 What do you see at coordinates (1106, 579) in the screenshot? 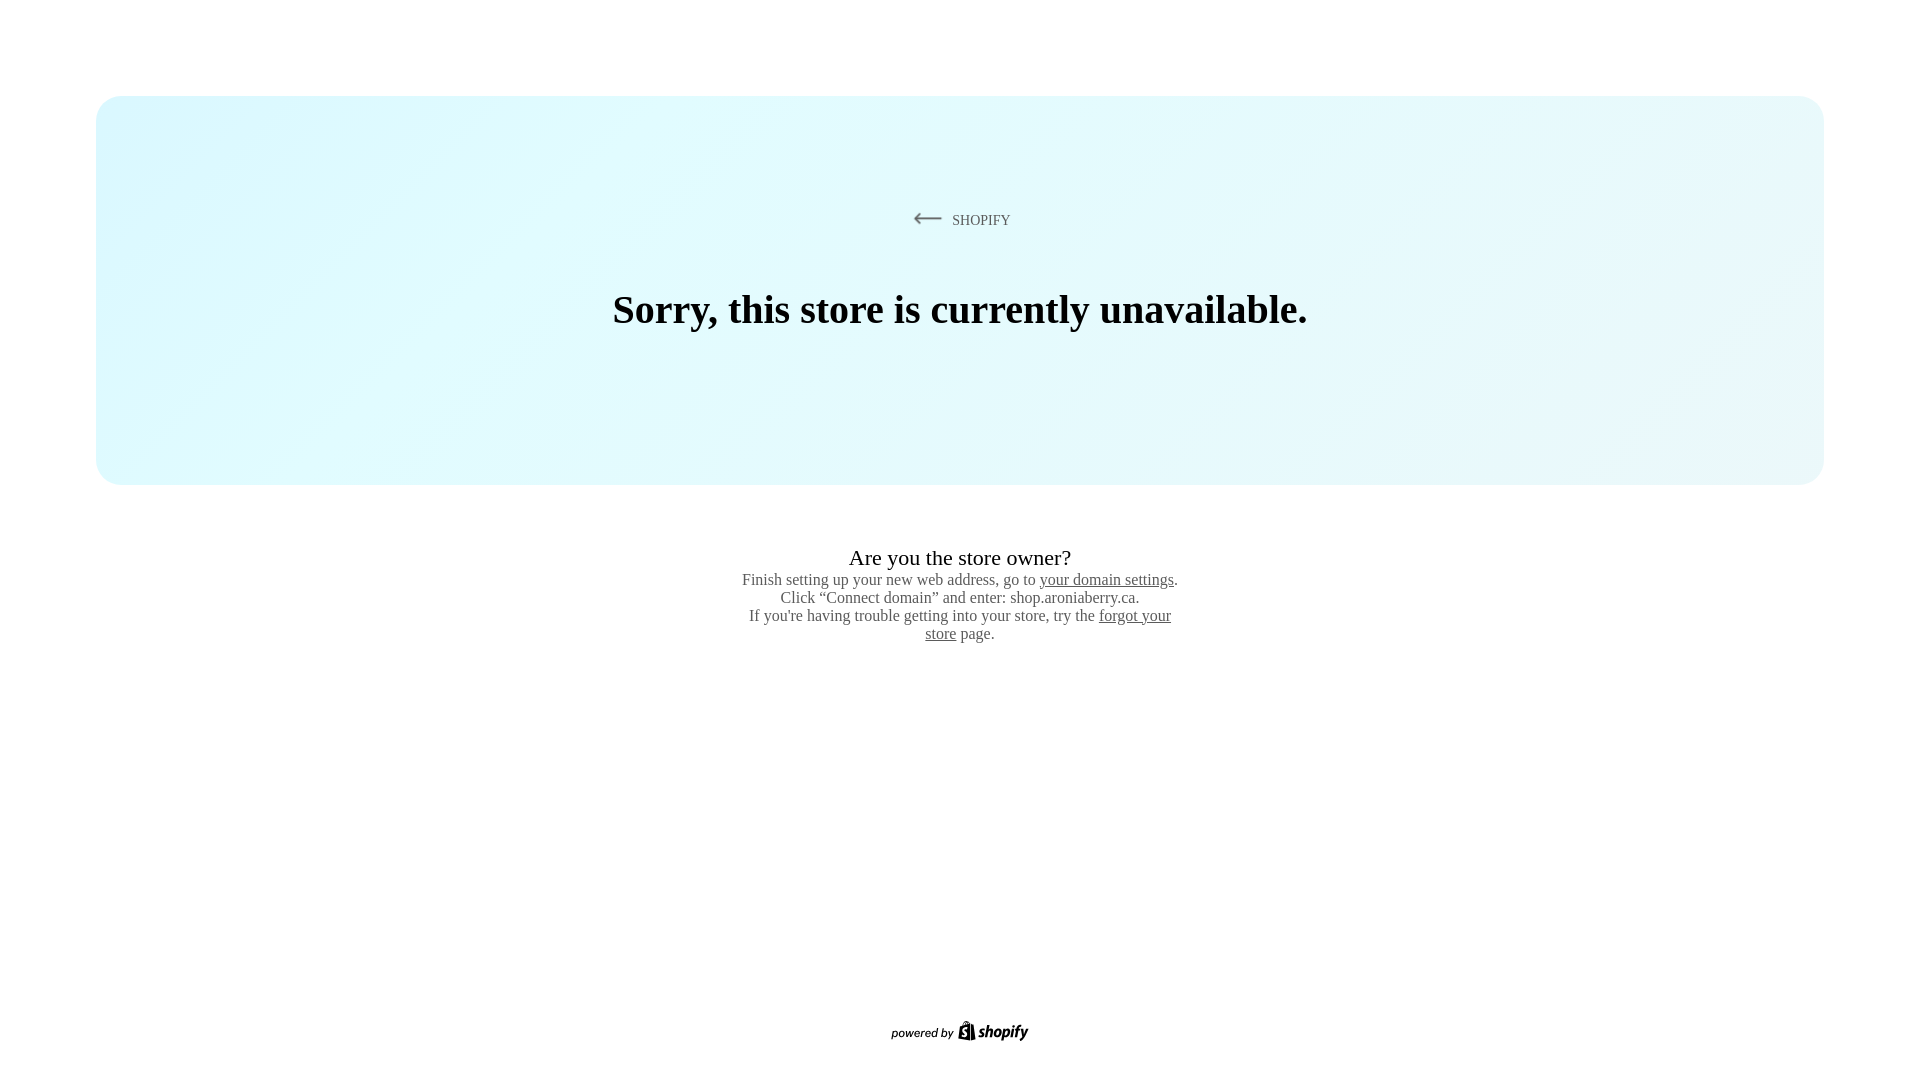
I see `'your domain settings'` at bounding box center [1106, 579].